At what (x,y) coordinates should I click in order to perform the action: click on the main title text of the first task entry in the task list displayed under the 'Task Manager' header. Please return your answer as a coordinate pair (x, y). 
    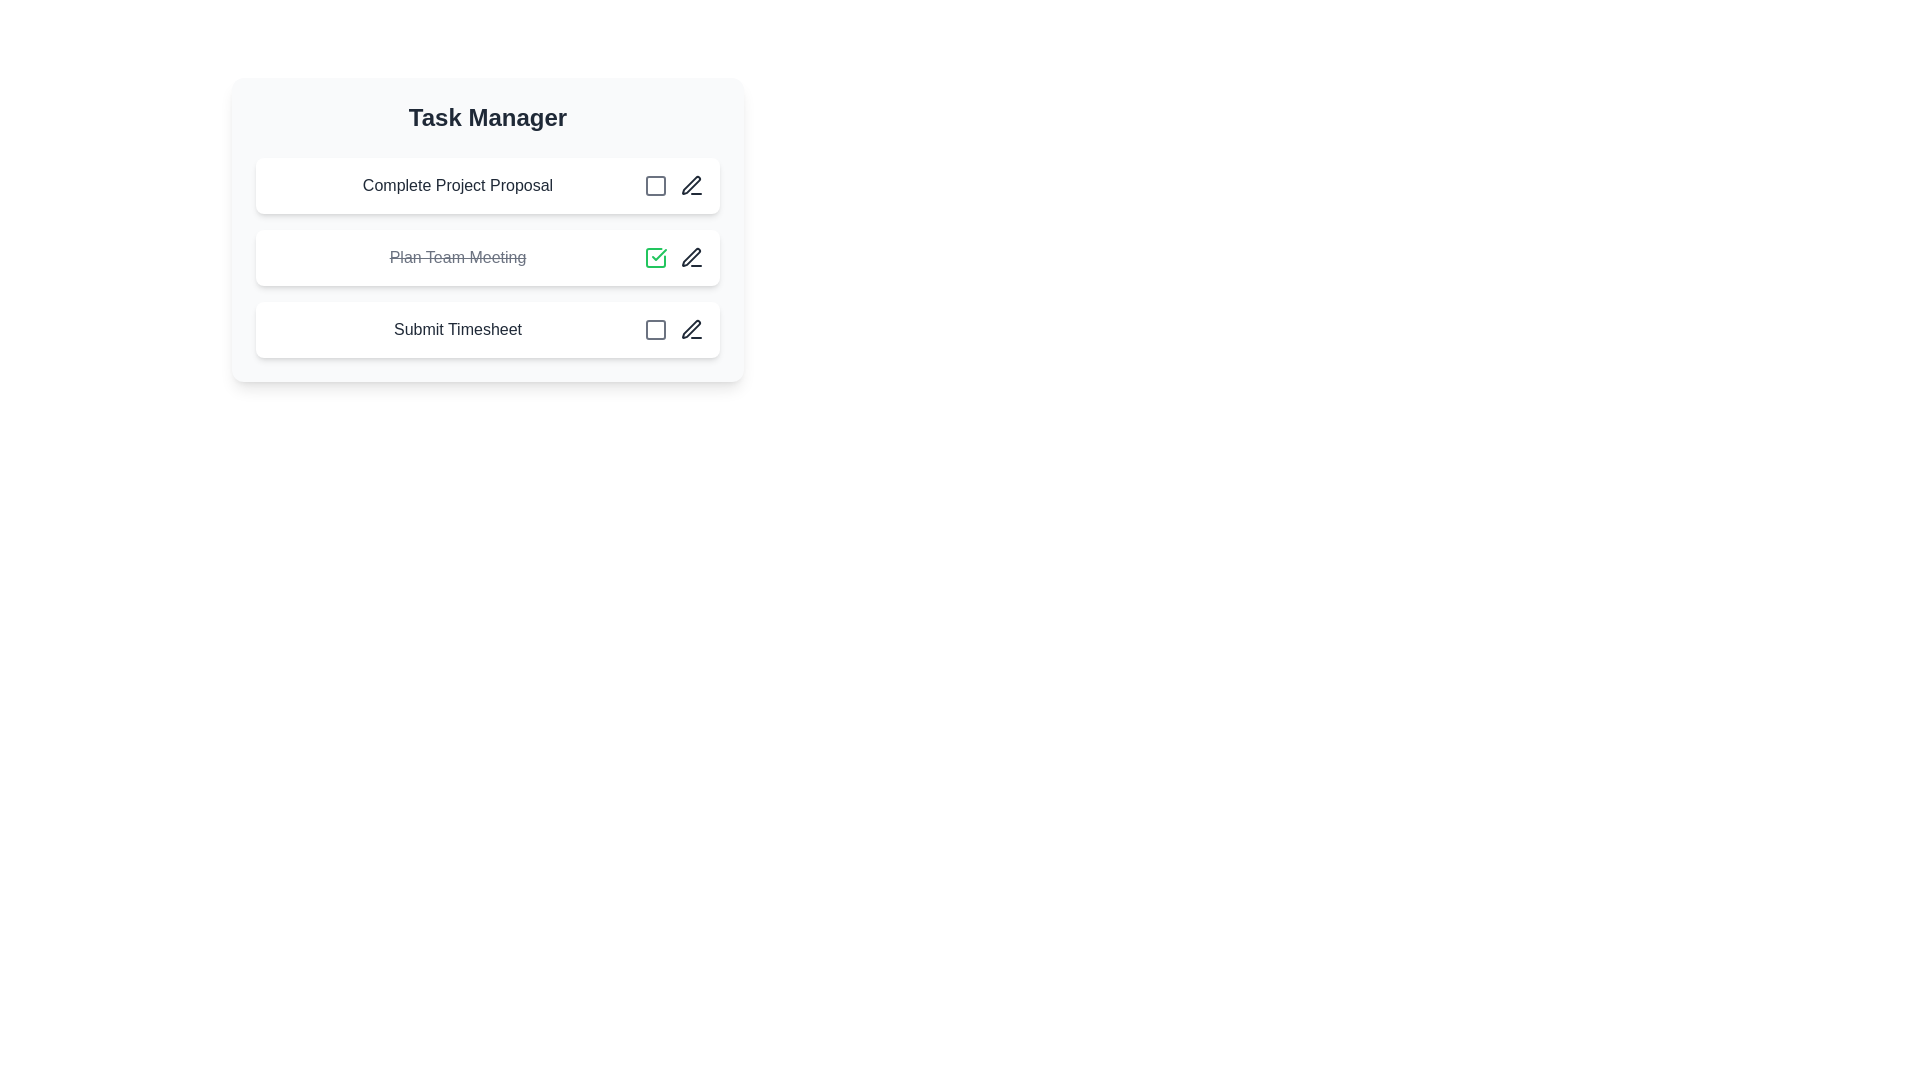
    Looking at the image, I should click on (456, 185).